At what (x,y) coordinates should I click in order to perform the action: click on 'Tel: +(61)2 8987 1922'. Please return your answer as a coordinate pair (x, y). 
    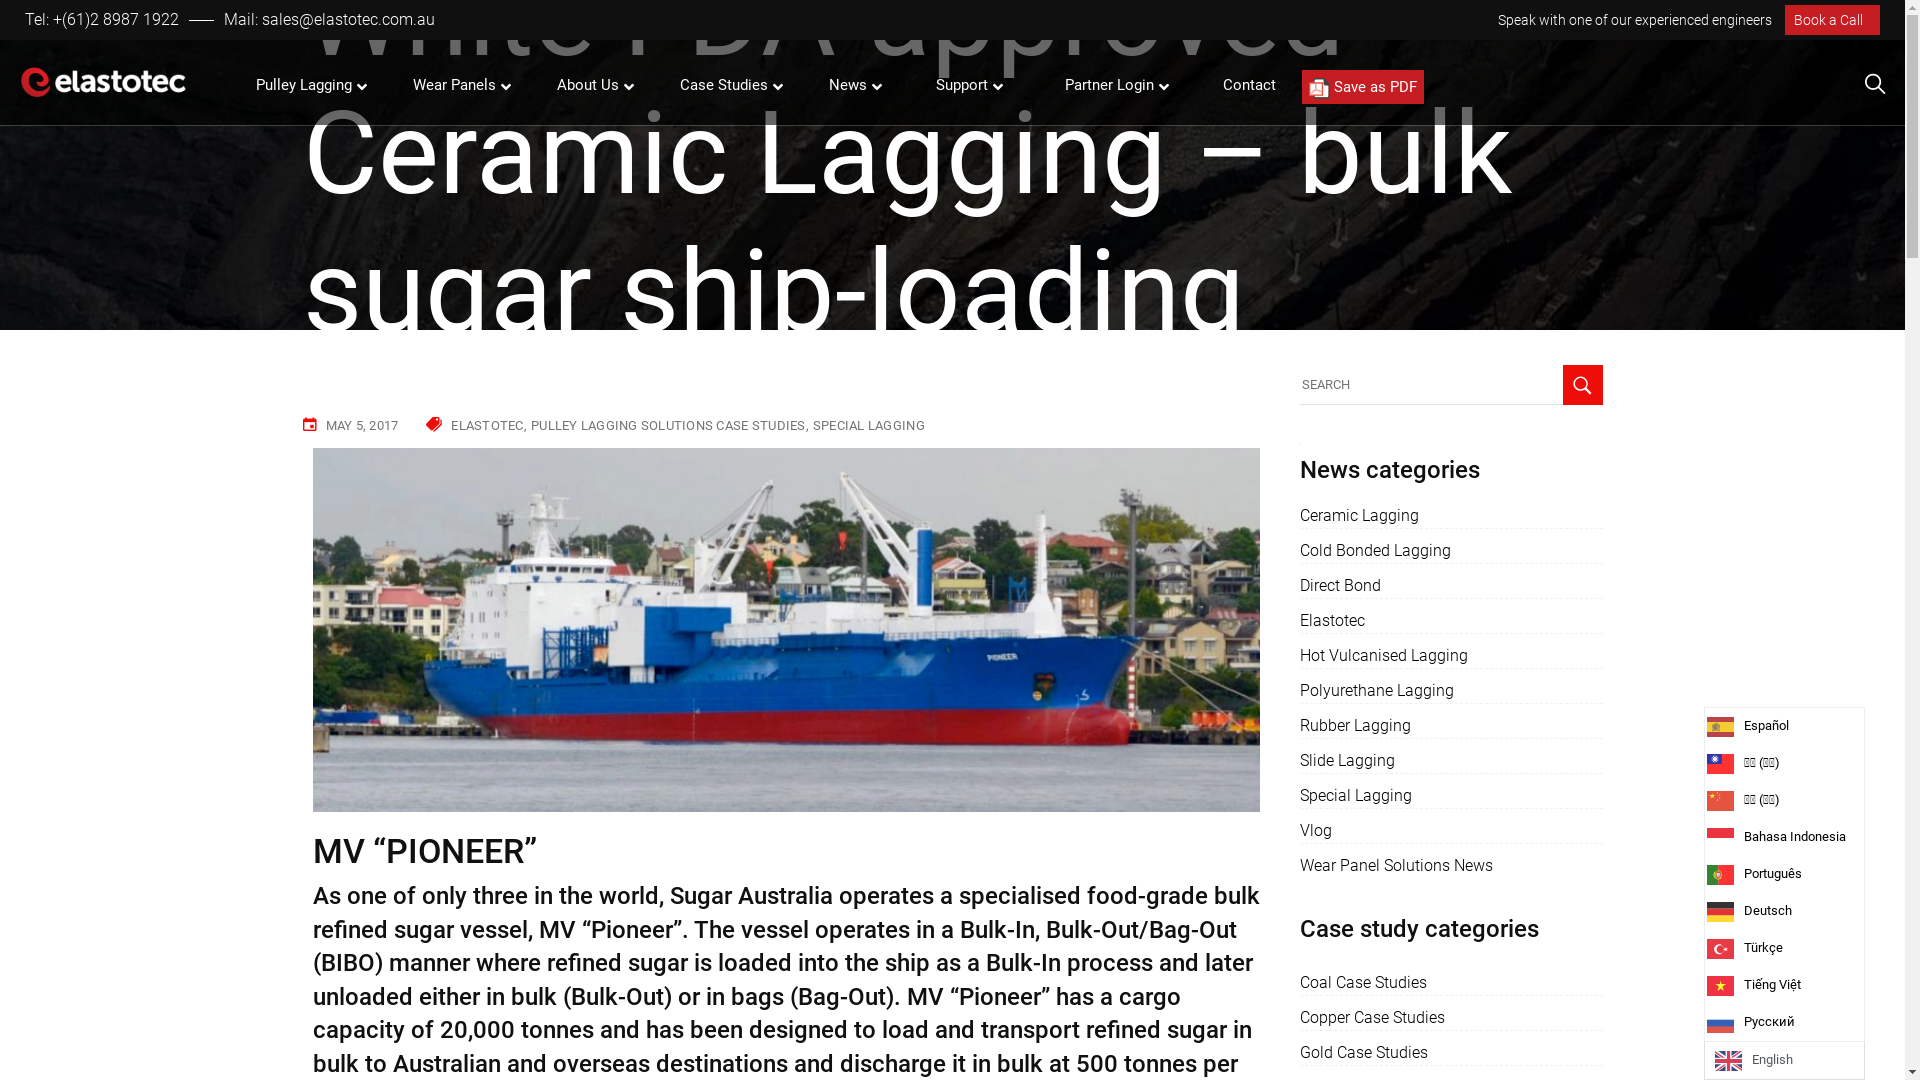
    Looking at the image, I should click on (24, 19).